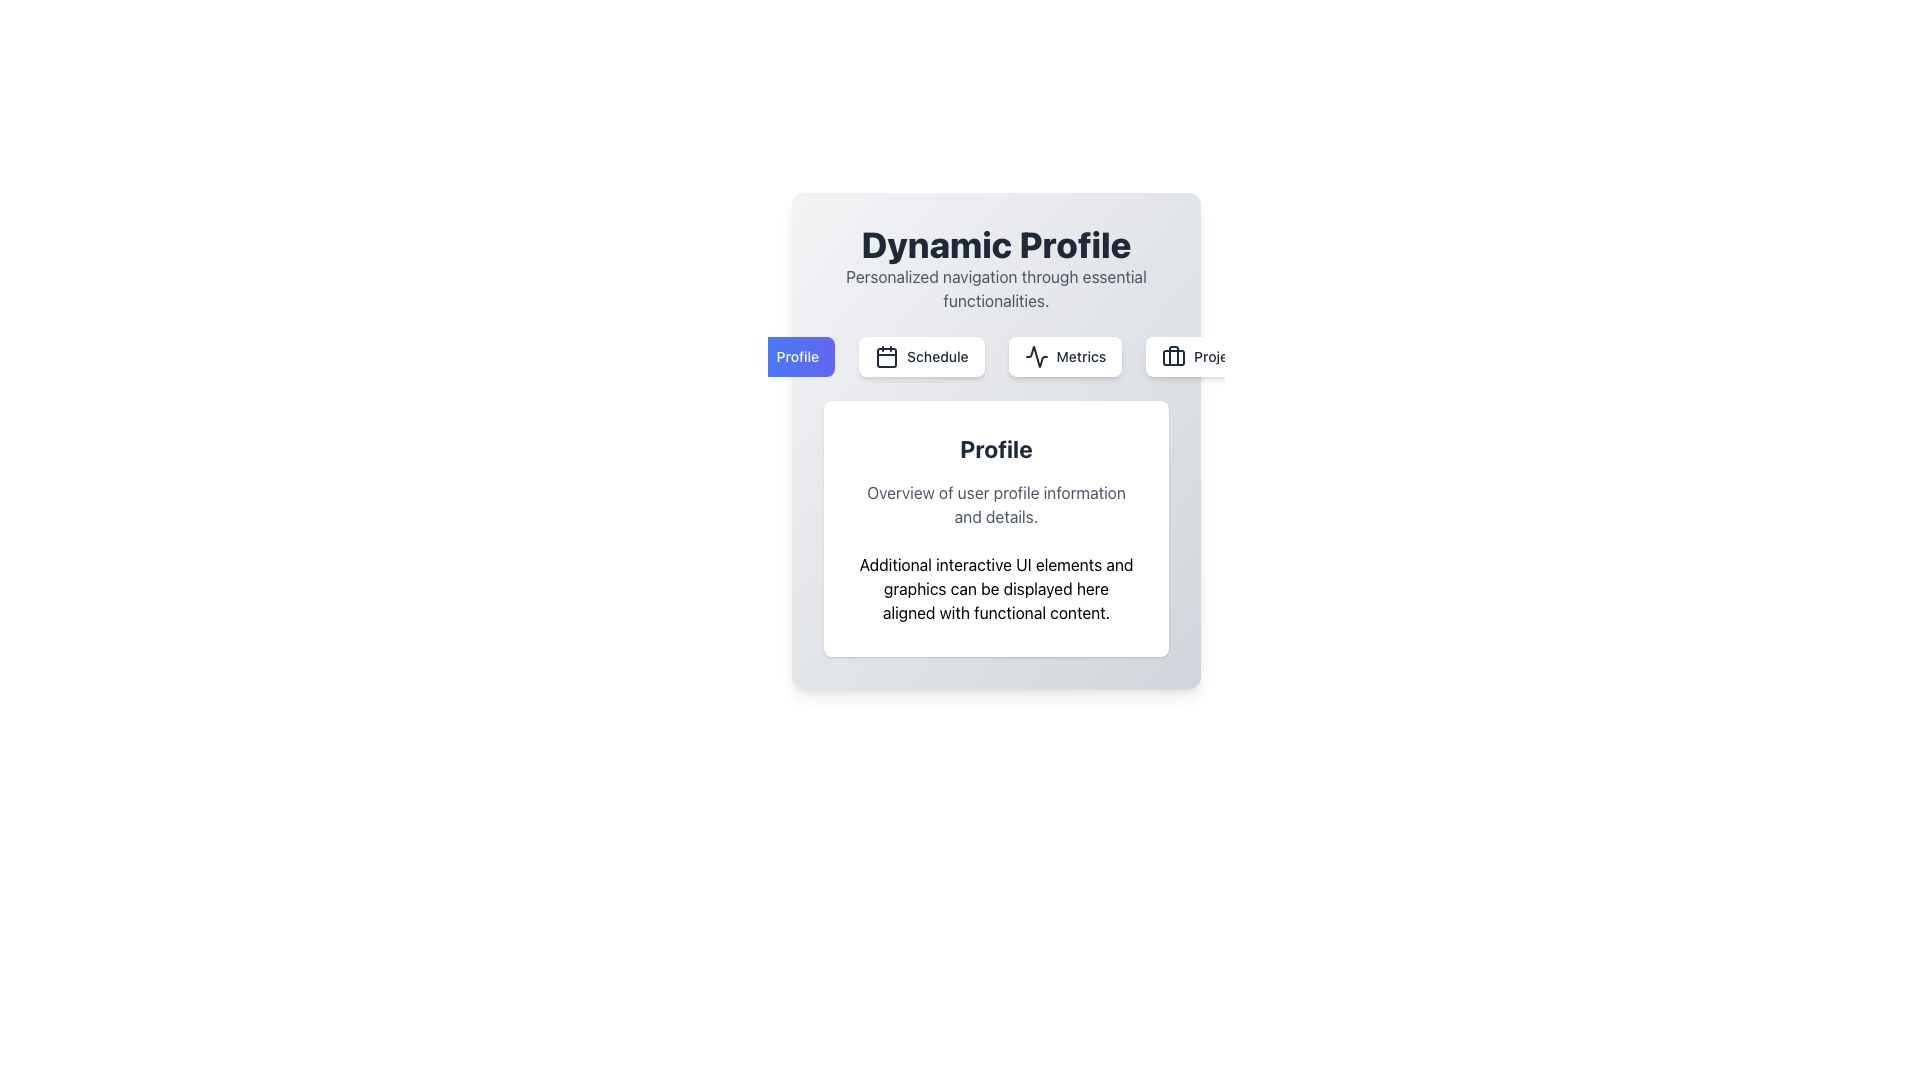 Image resolution: width=1920 pixels, height=1080 pixels. I want to click on the static text element that provides a brief description or tagline summarizing the functionalities available in the section, located below the bold header 'Dynamic Profile', so click(996, 289).